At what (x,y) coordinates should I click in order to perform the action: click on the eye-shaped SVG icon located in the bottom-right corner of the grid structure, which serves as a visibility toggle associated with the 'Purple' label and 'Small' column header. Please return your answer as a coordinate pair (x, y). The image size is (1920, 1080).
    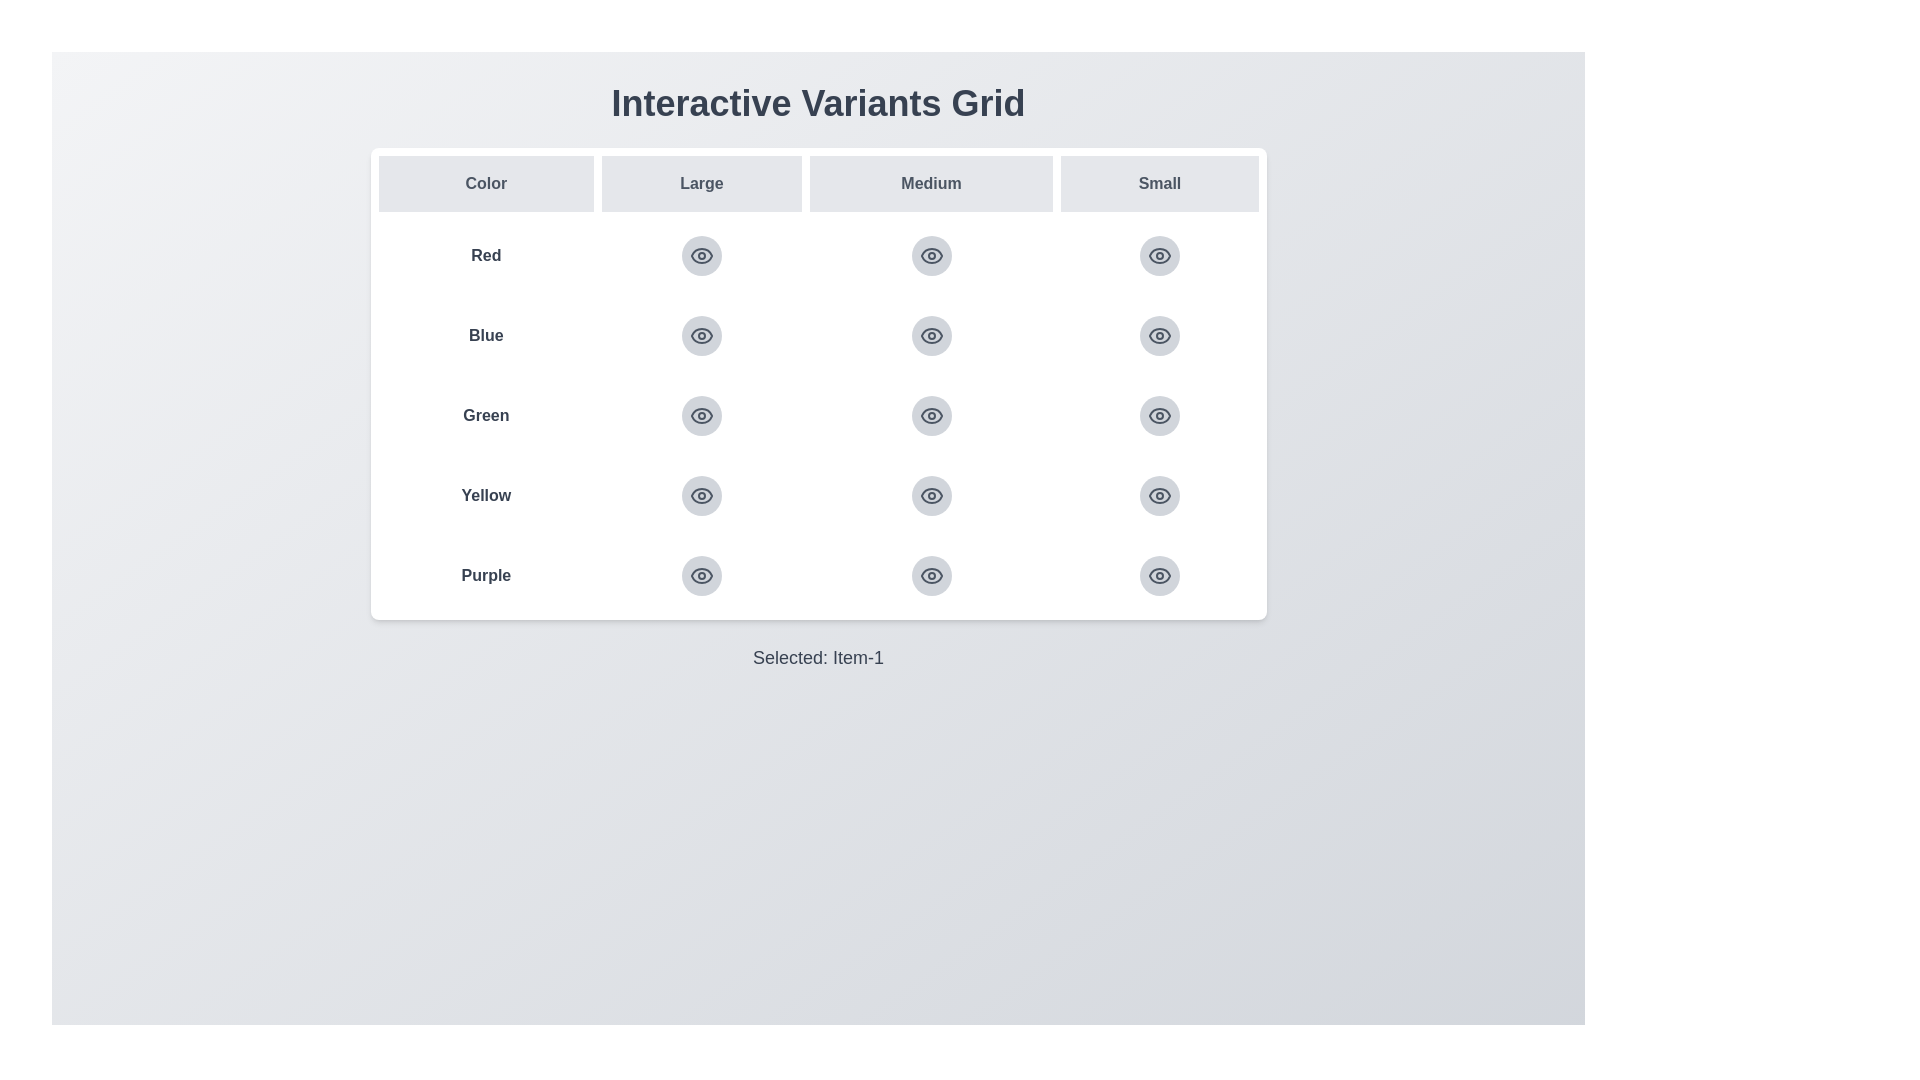
    Looking at the image, I should click on (1160, 575).